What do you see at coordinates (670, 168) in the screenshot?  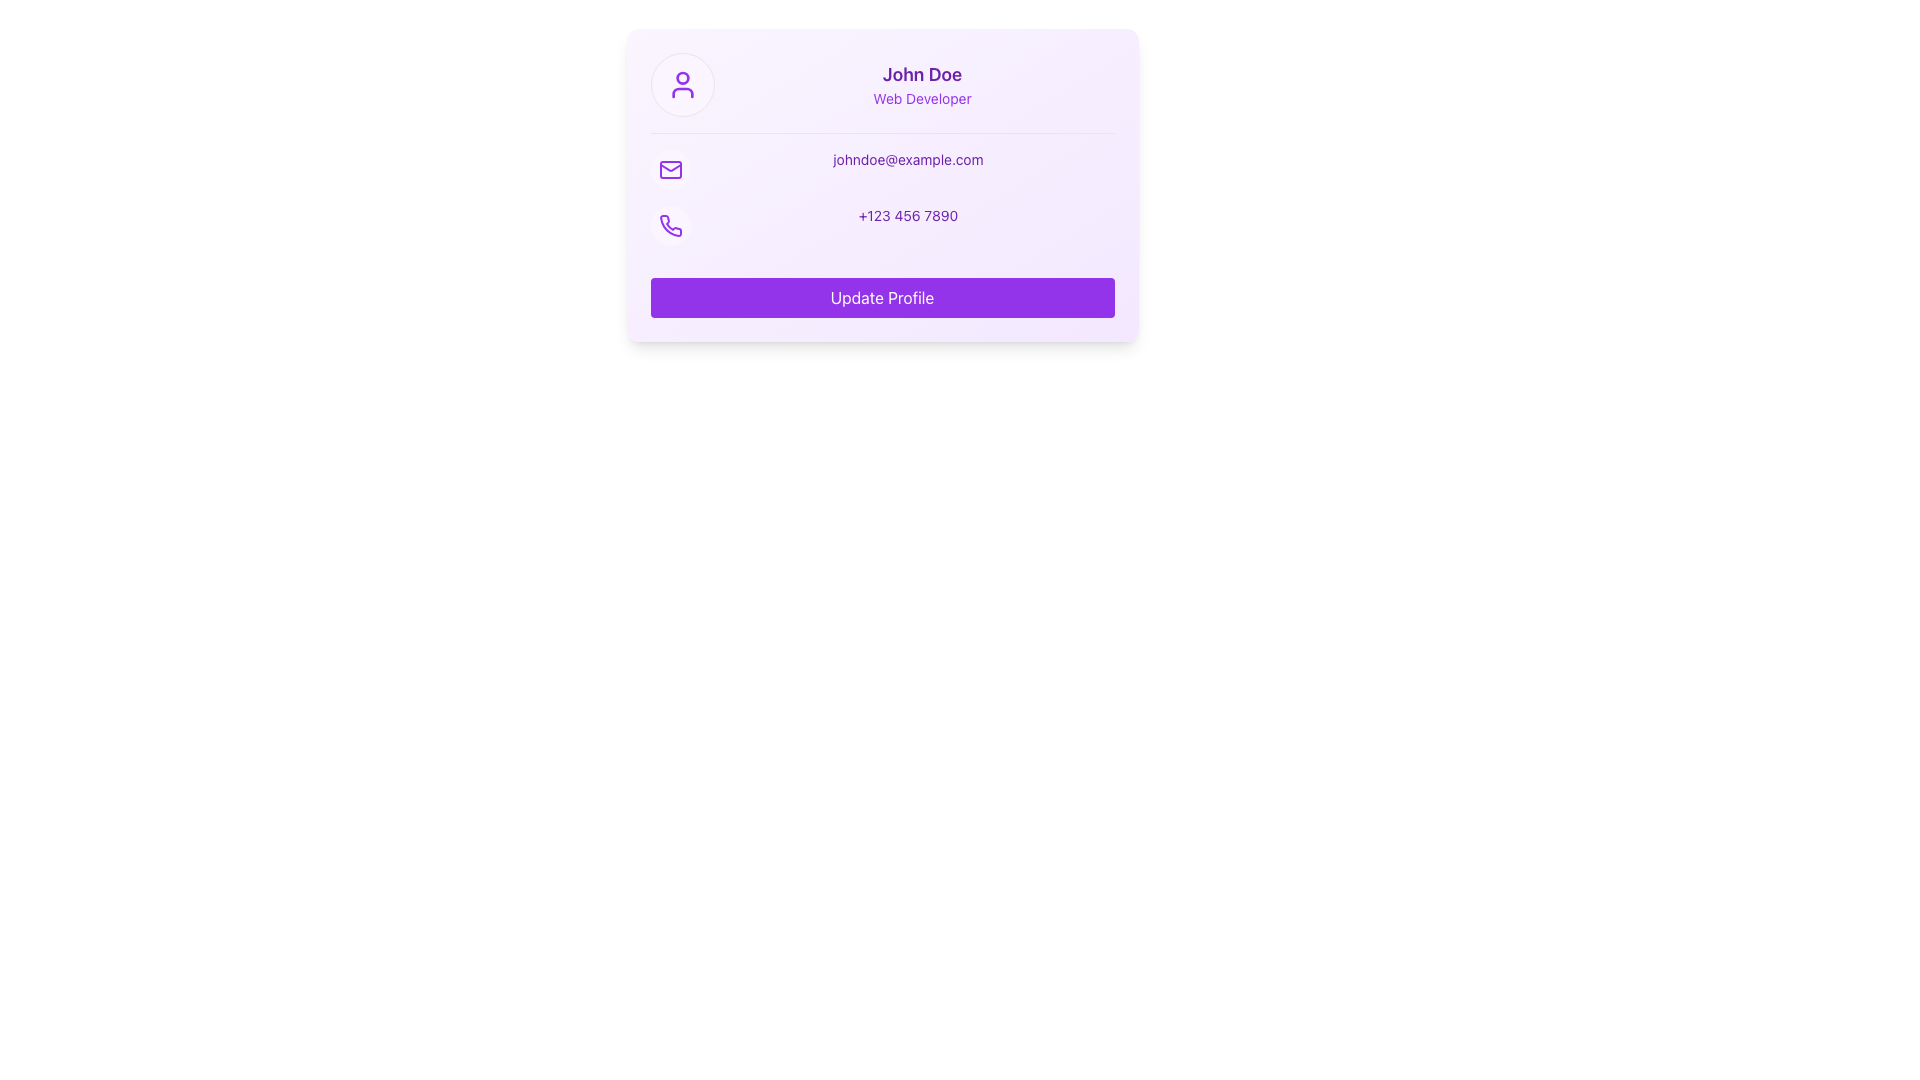 I see `the purple envelope icon located below the user avatar icon and above the phone icon in the vertical list of the user profile card` at bounding box center [670, 168].